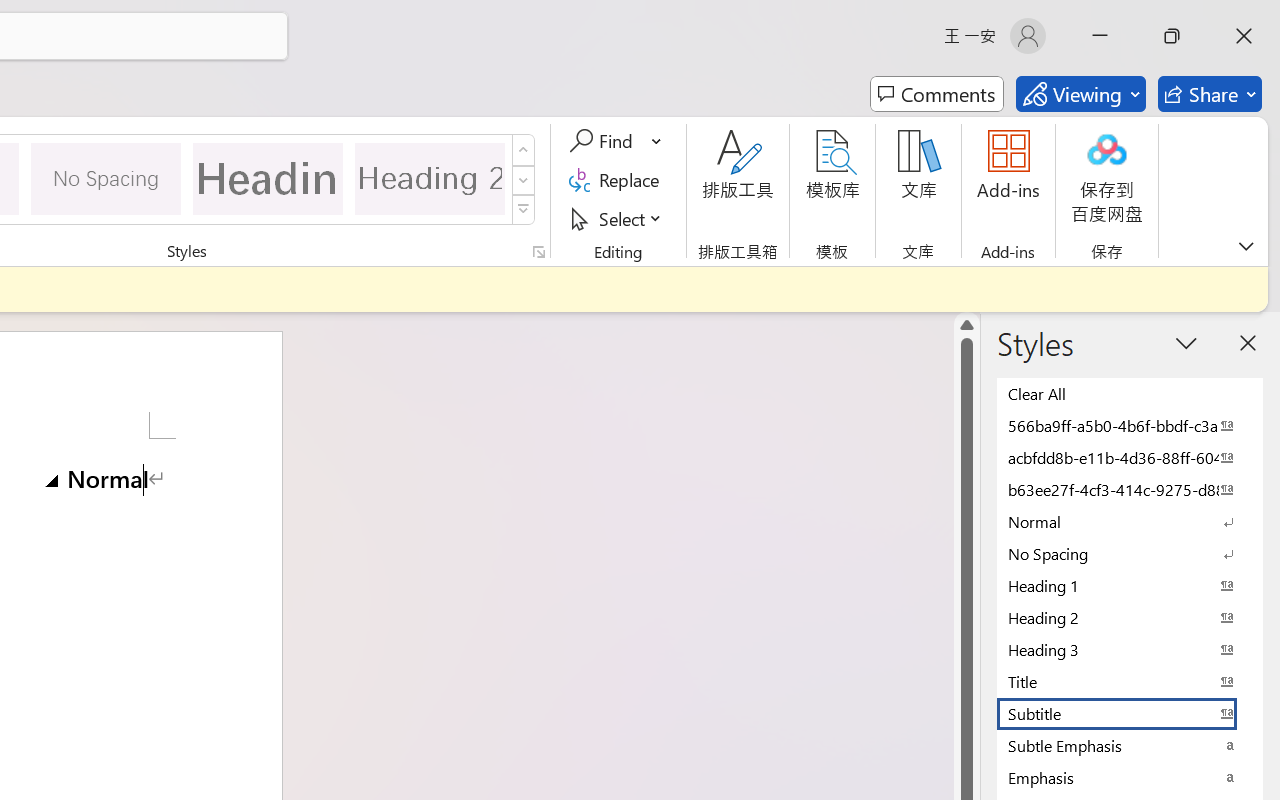 This screenshot has width=1280, height=800. Describe the element at coordinates (429, 177) in the screenshot. I see `'Heading 2'` at that location.